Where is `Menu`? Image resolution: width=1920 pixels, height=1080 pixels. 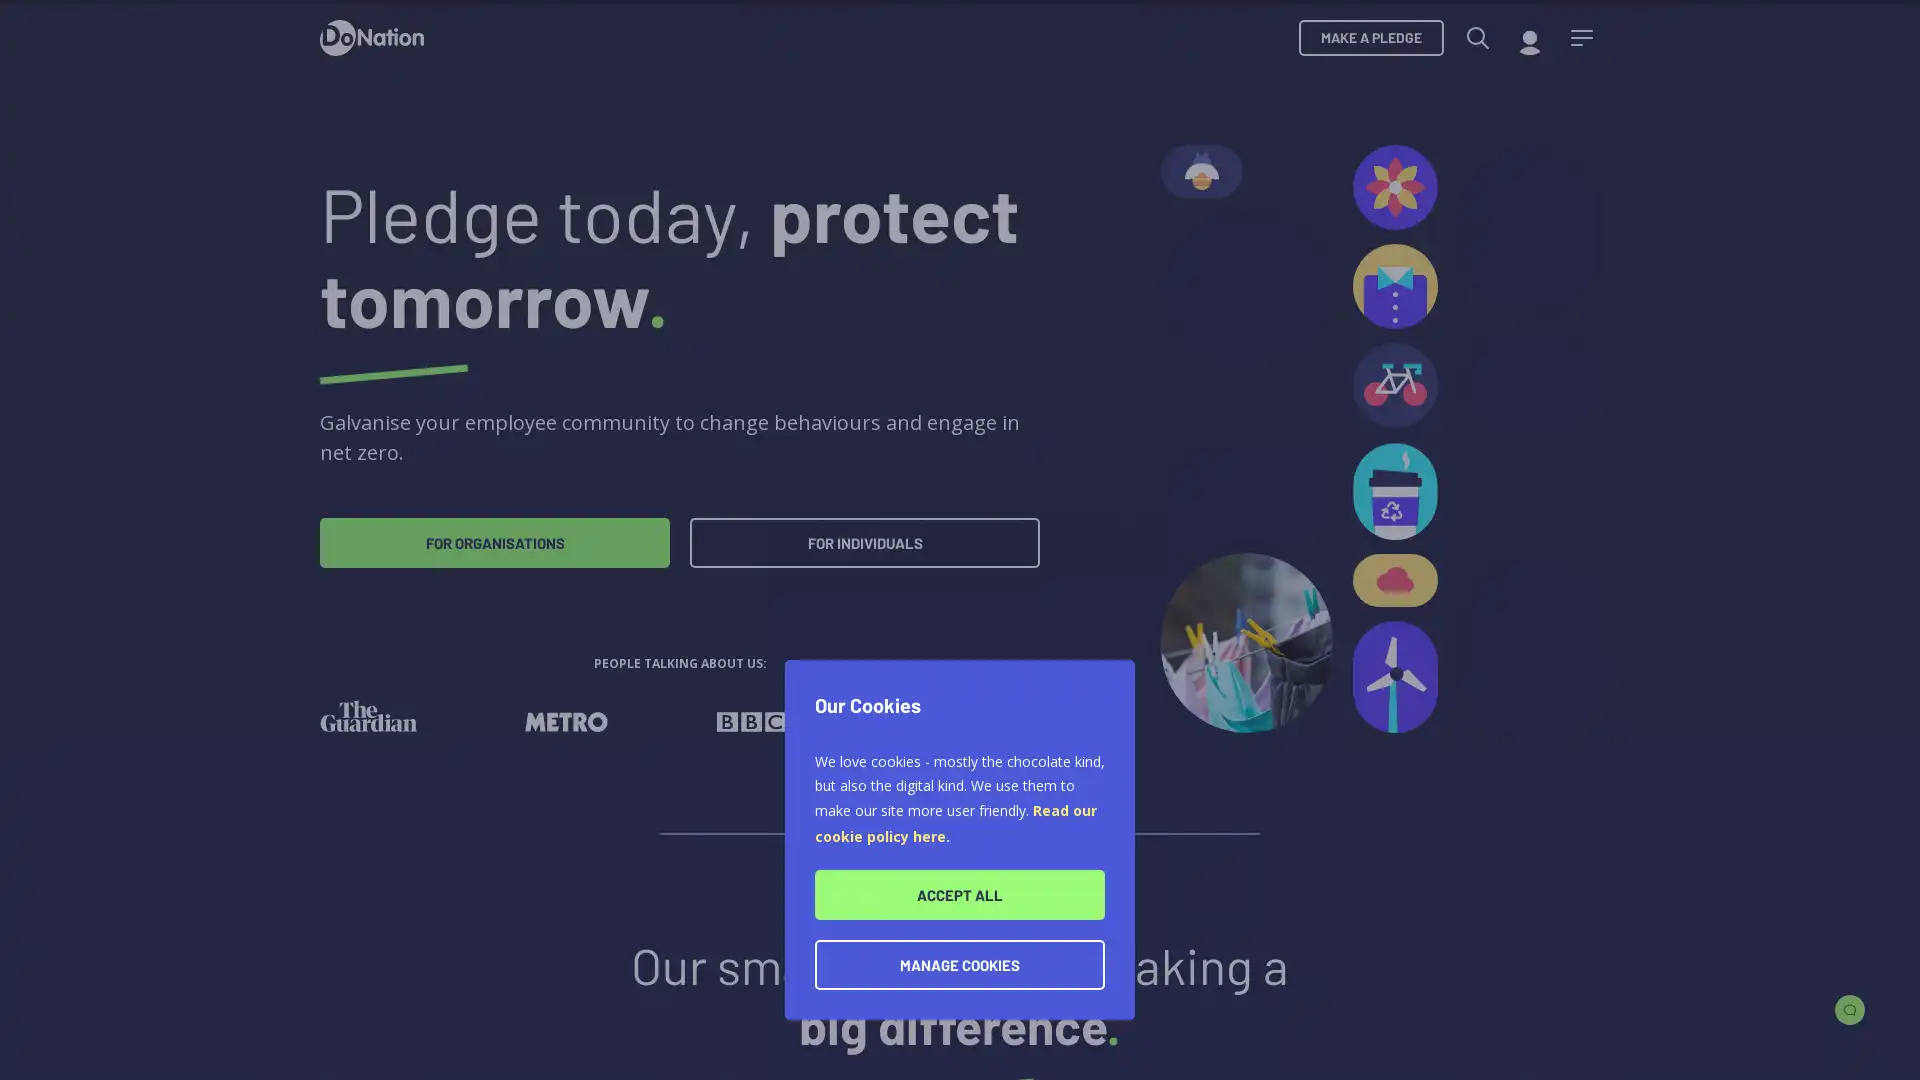 Menu is located at coordinates (1581, 38).